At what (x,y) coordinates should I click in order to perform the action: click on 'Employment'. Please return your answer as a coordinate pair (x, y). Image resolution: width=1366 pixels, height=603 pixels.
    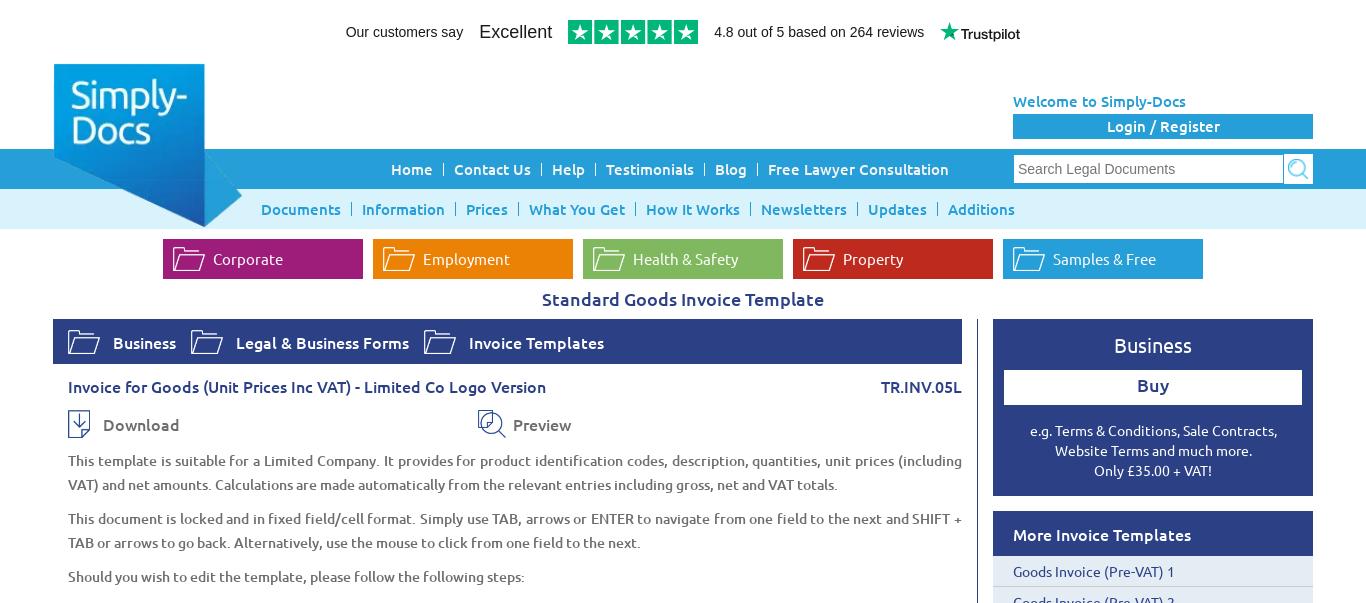
    Looking at the image, I should click on (466, 257).